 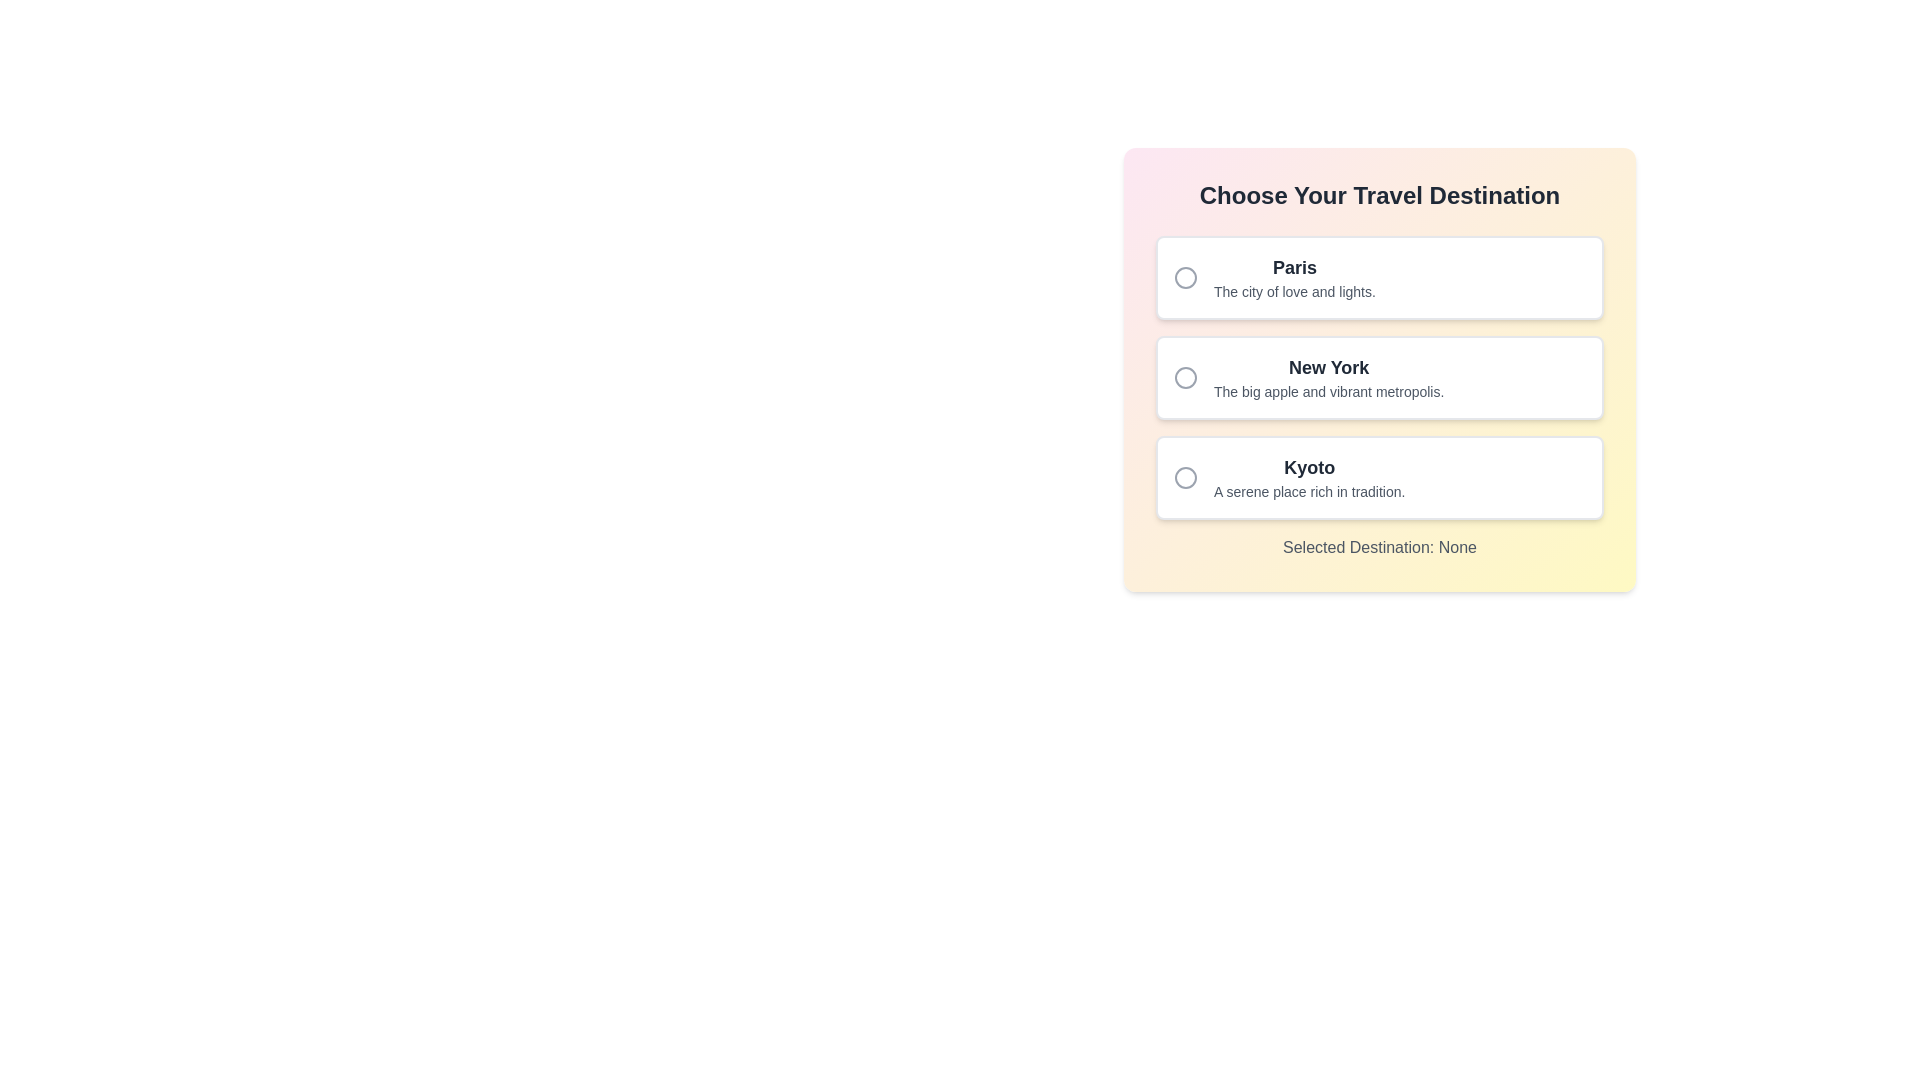 What do you see at coordinates (1379, 378) in the screenshot?
I see `the 'New York' selectable option with a radio button` at bounding box center [1379, 378].